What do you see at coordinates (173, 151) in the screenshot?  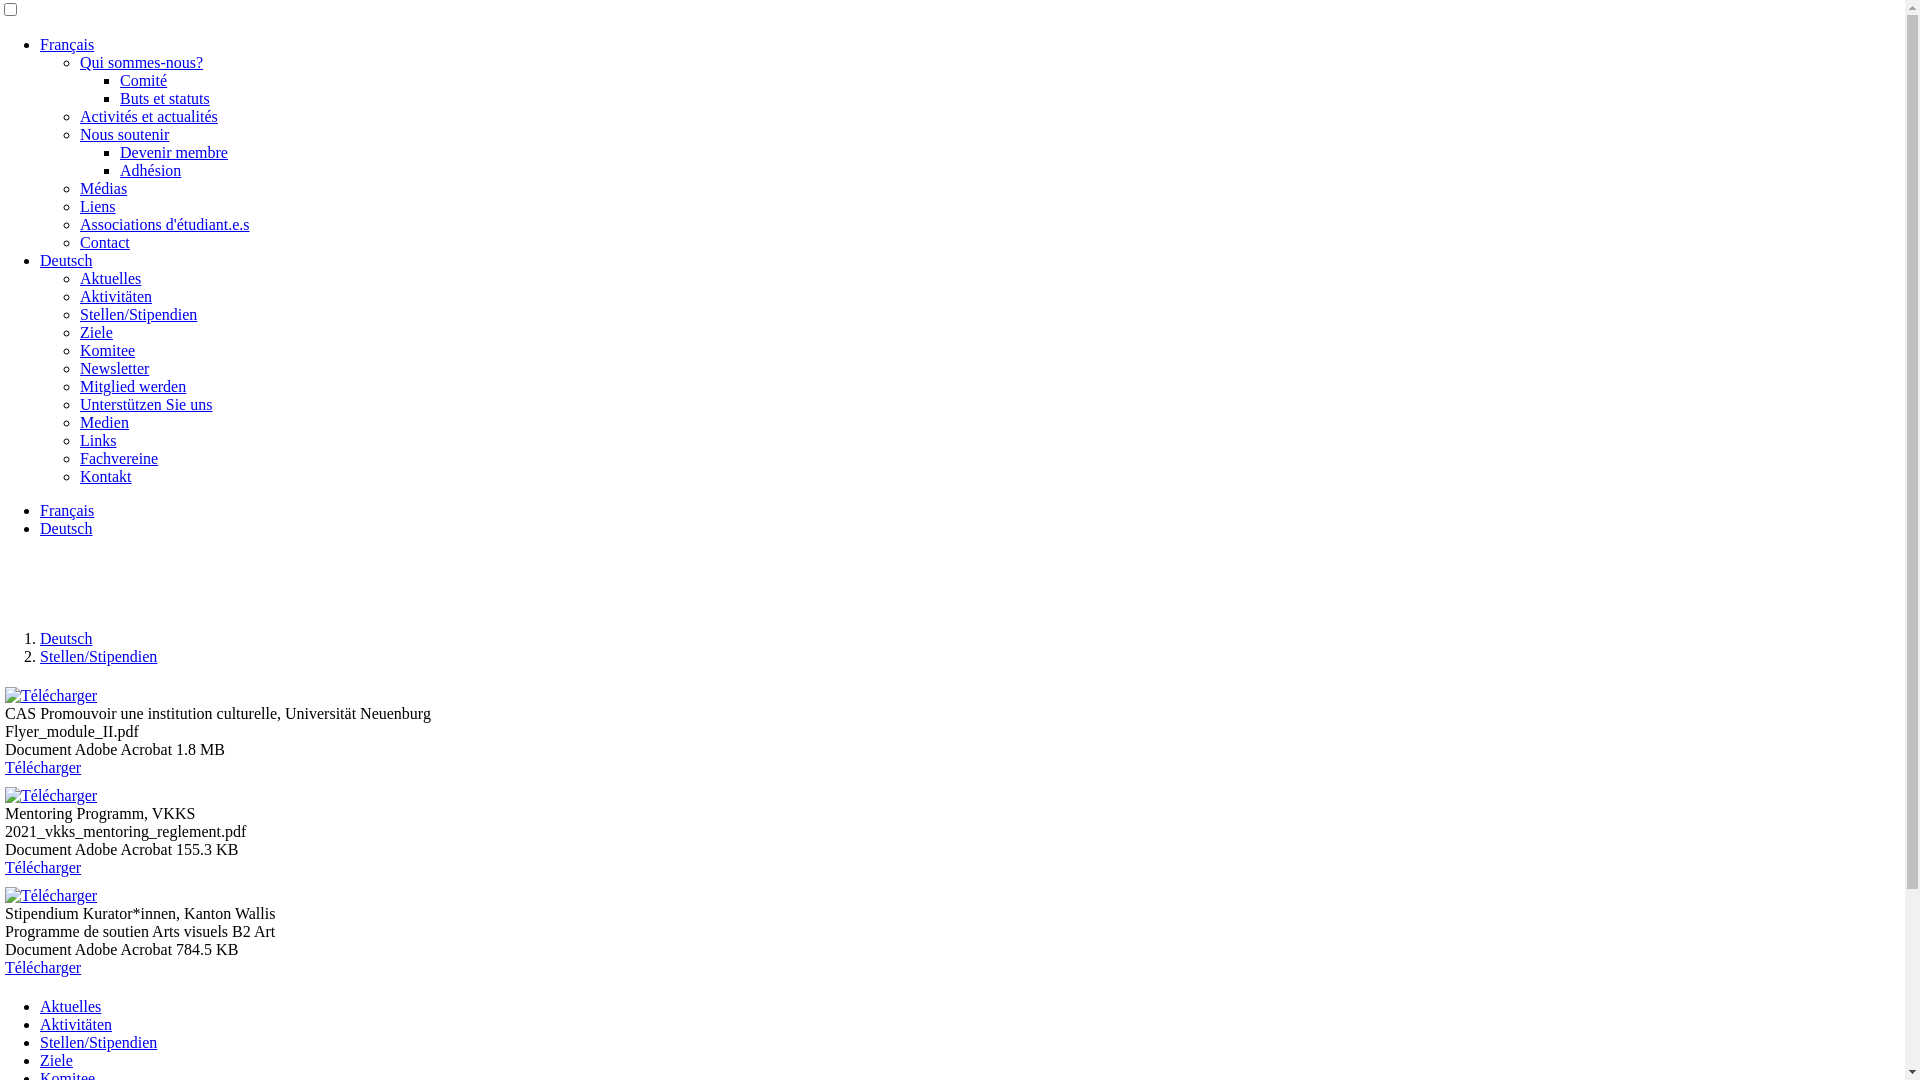 I see `'Devenir membre'` at bounding box center [173, 151].